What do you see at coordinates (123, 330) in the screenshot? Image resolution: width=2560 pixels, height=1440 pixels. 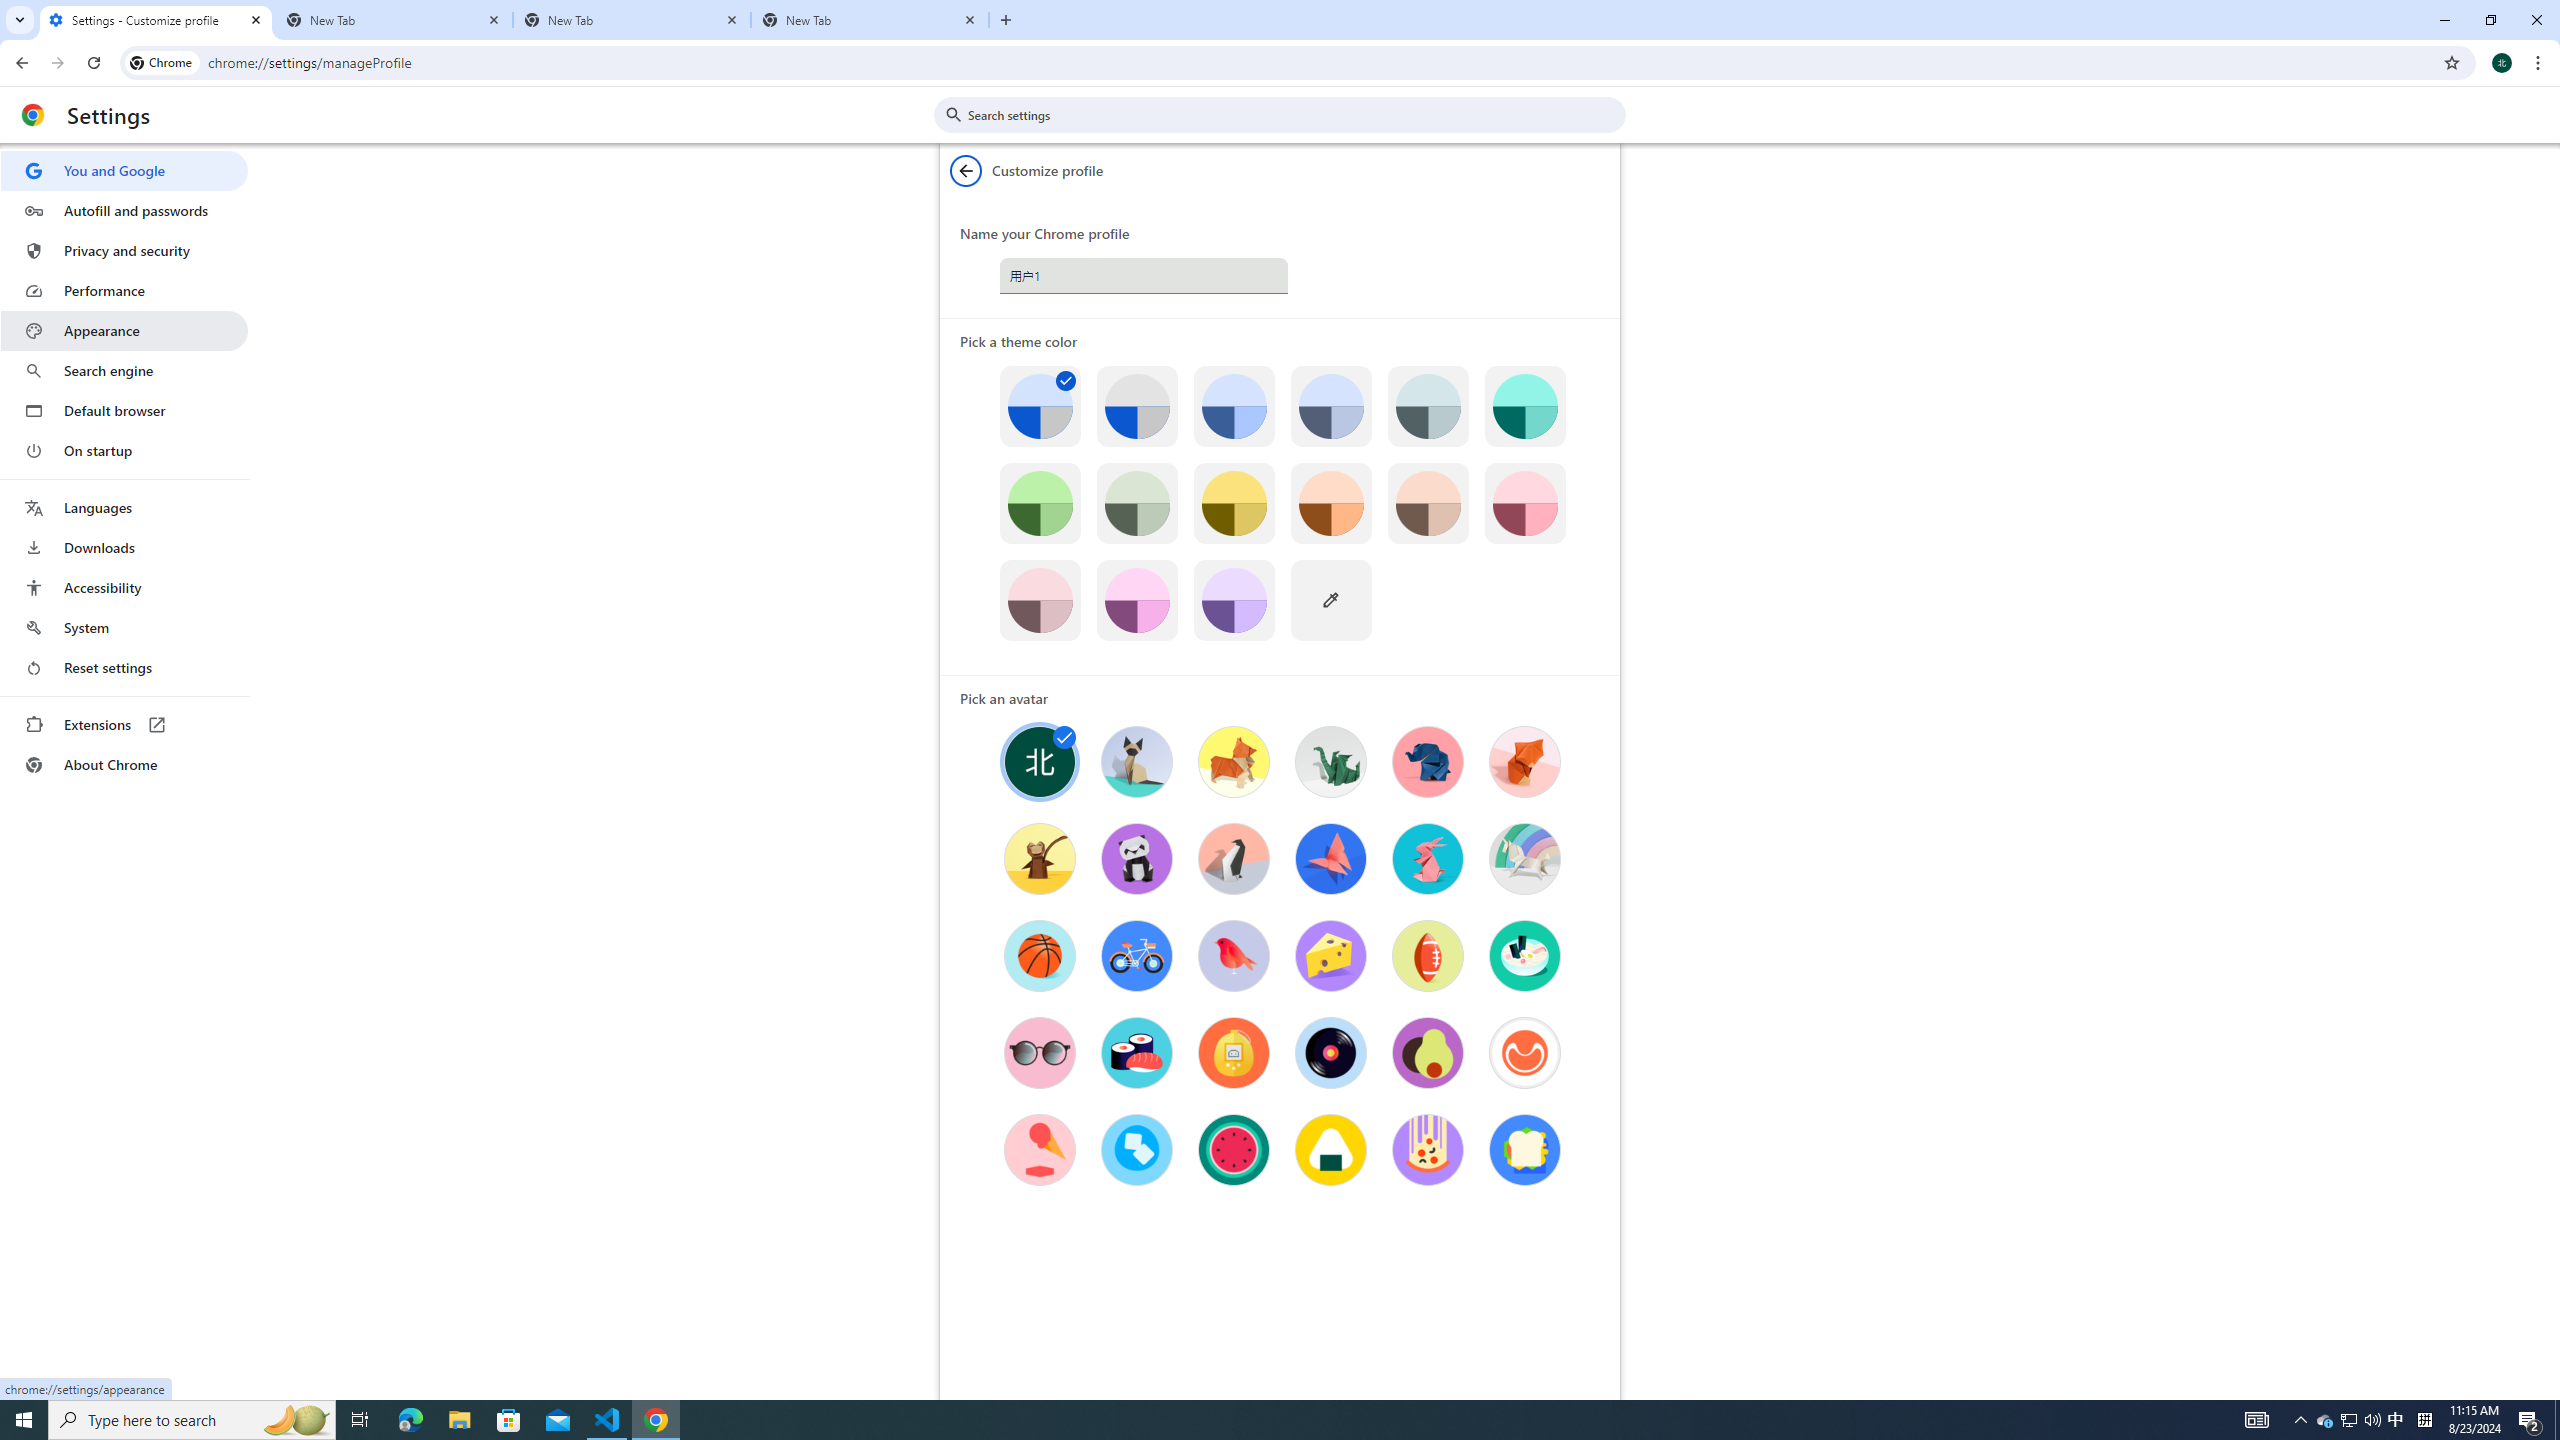 I see `'Appearance'` at bounding box center [123, 330].